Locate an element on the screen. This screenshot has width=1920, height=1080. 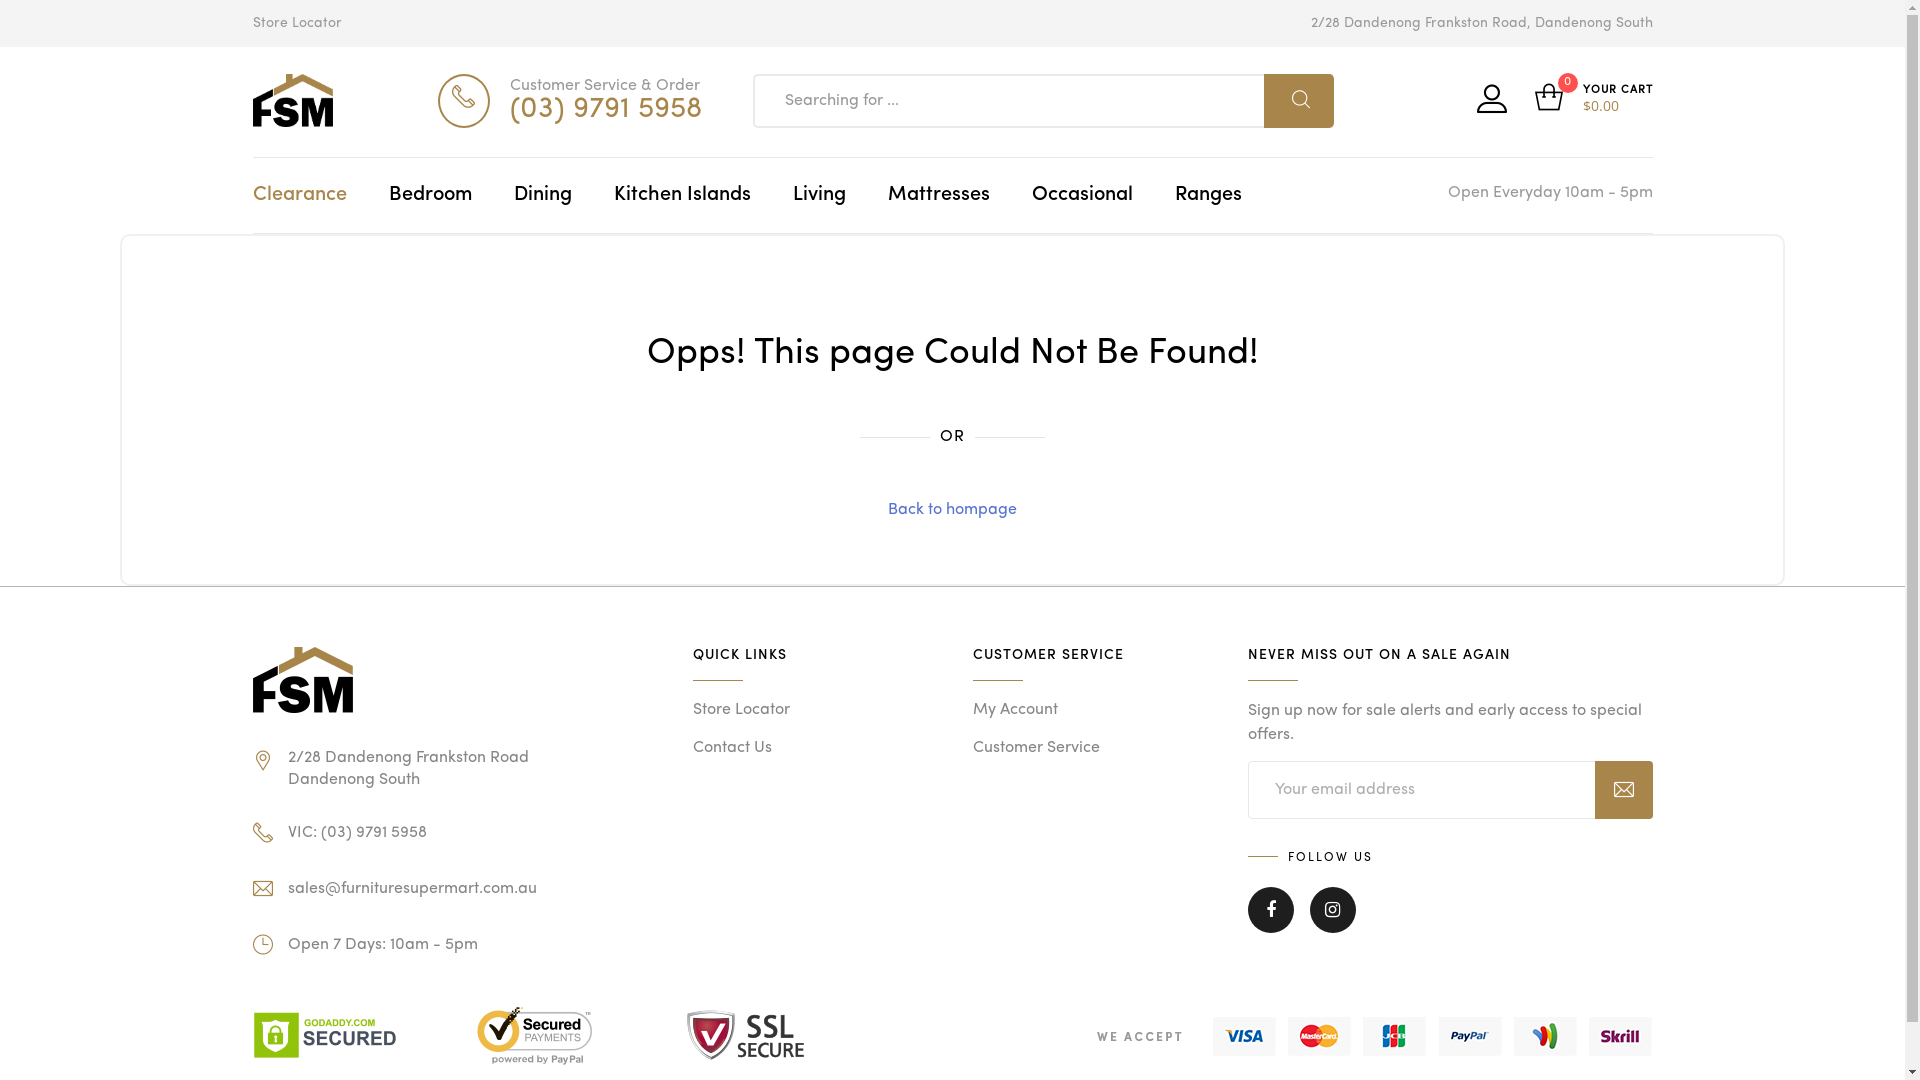
'Kitchen Islands' is located at coordinates (682, 195).